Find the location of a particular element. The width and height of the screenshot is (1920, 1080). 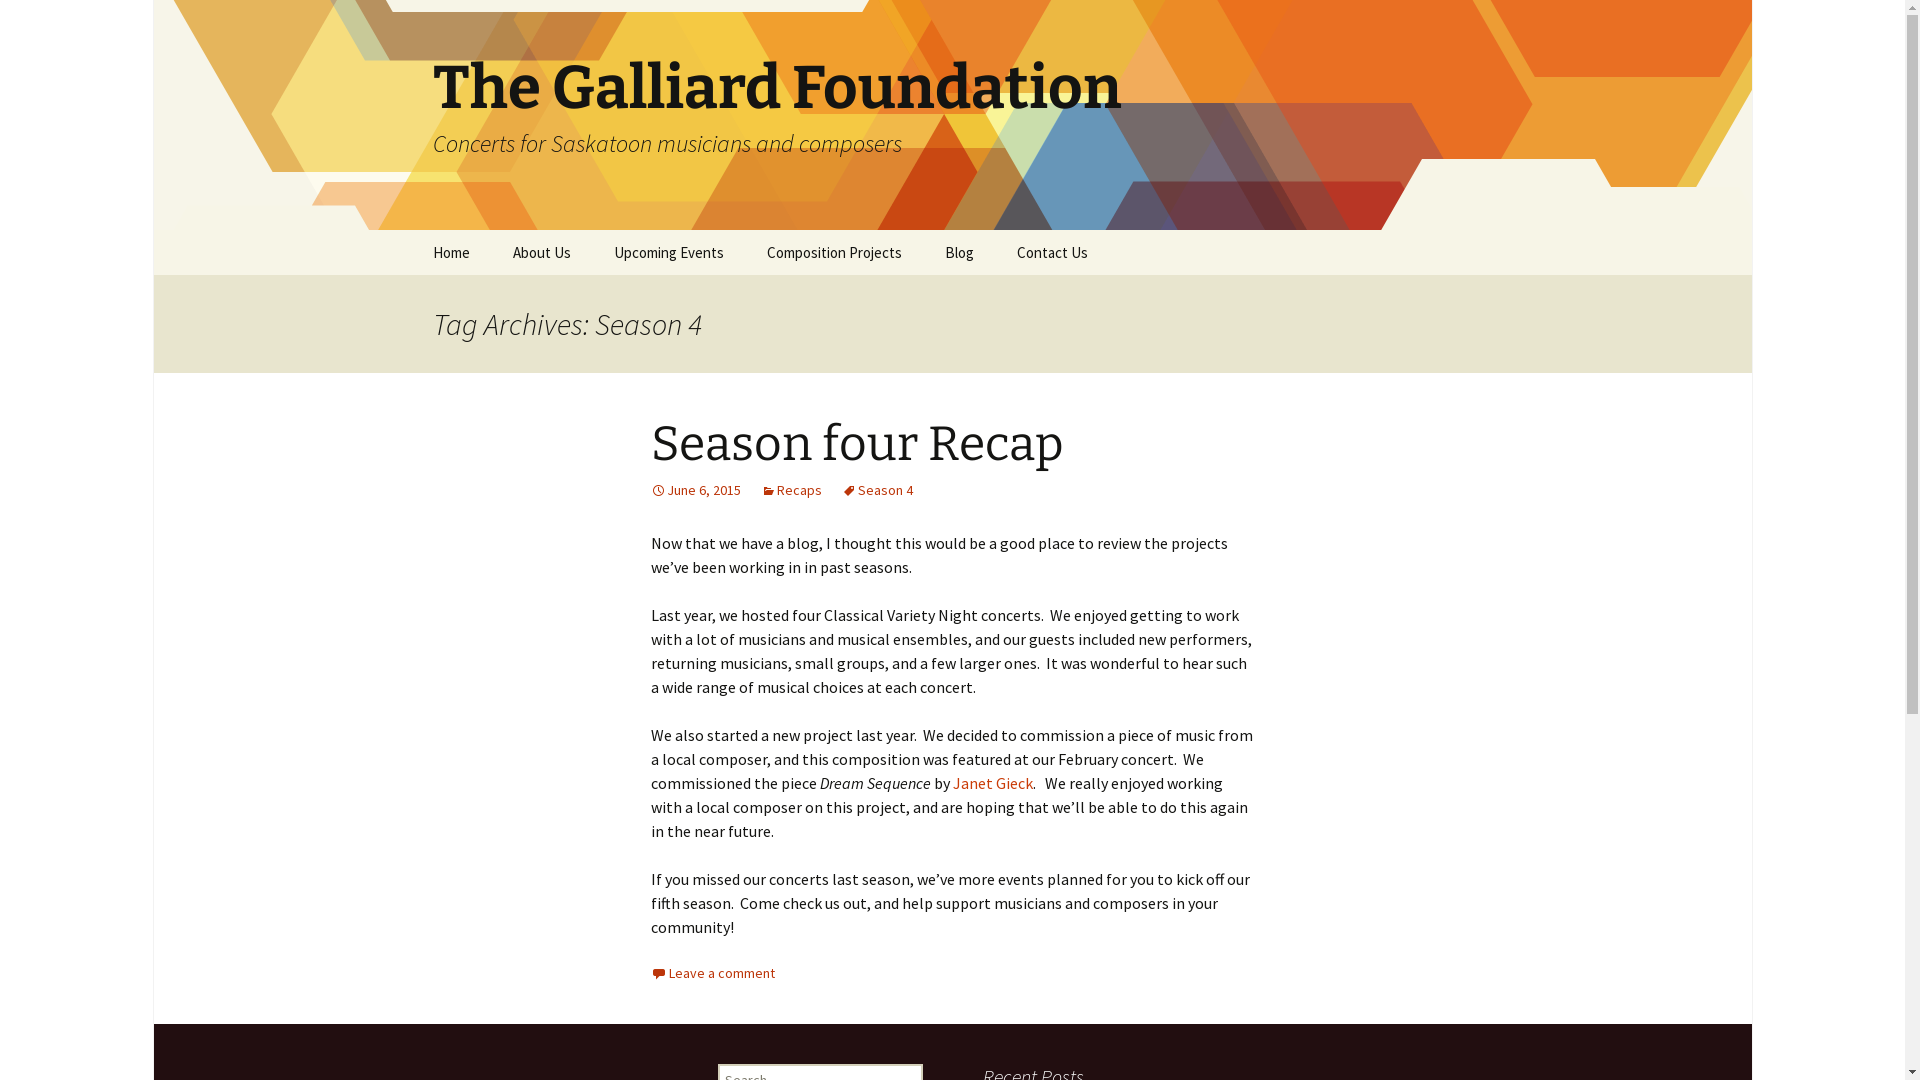

'Contact Us' is located at coordinates (1050, 251).